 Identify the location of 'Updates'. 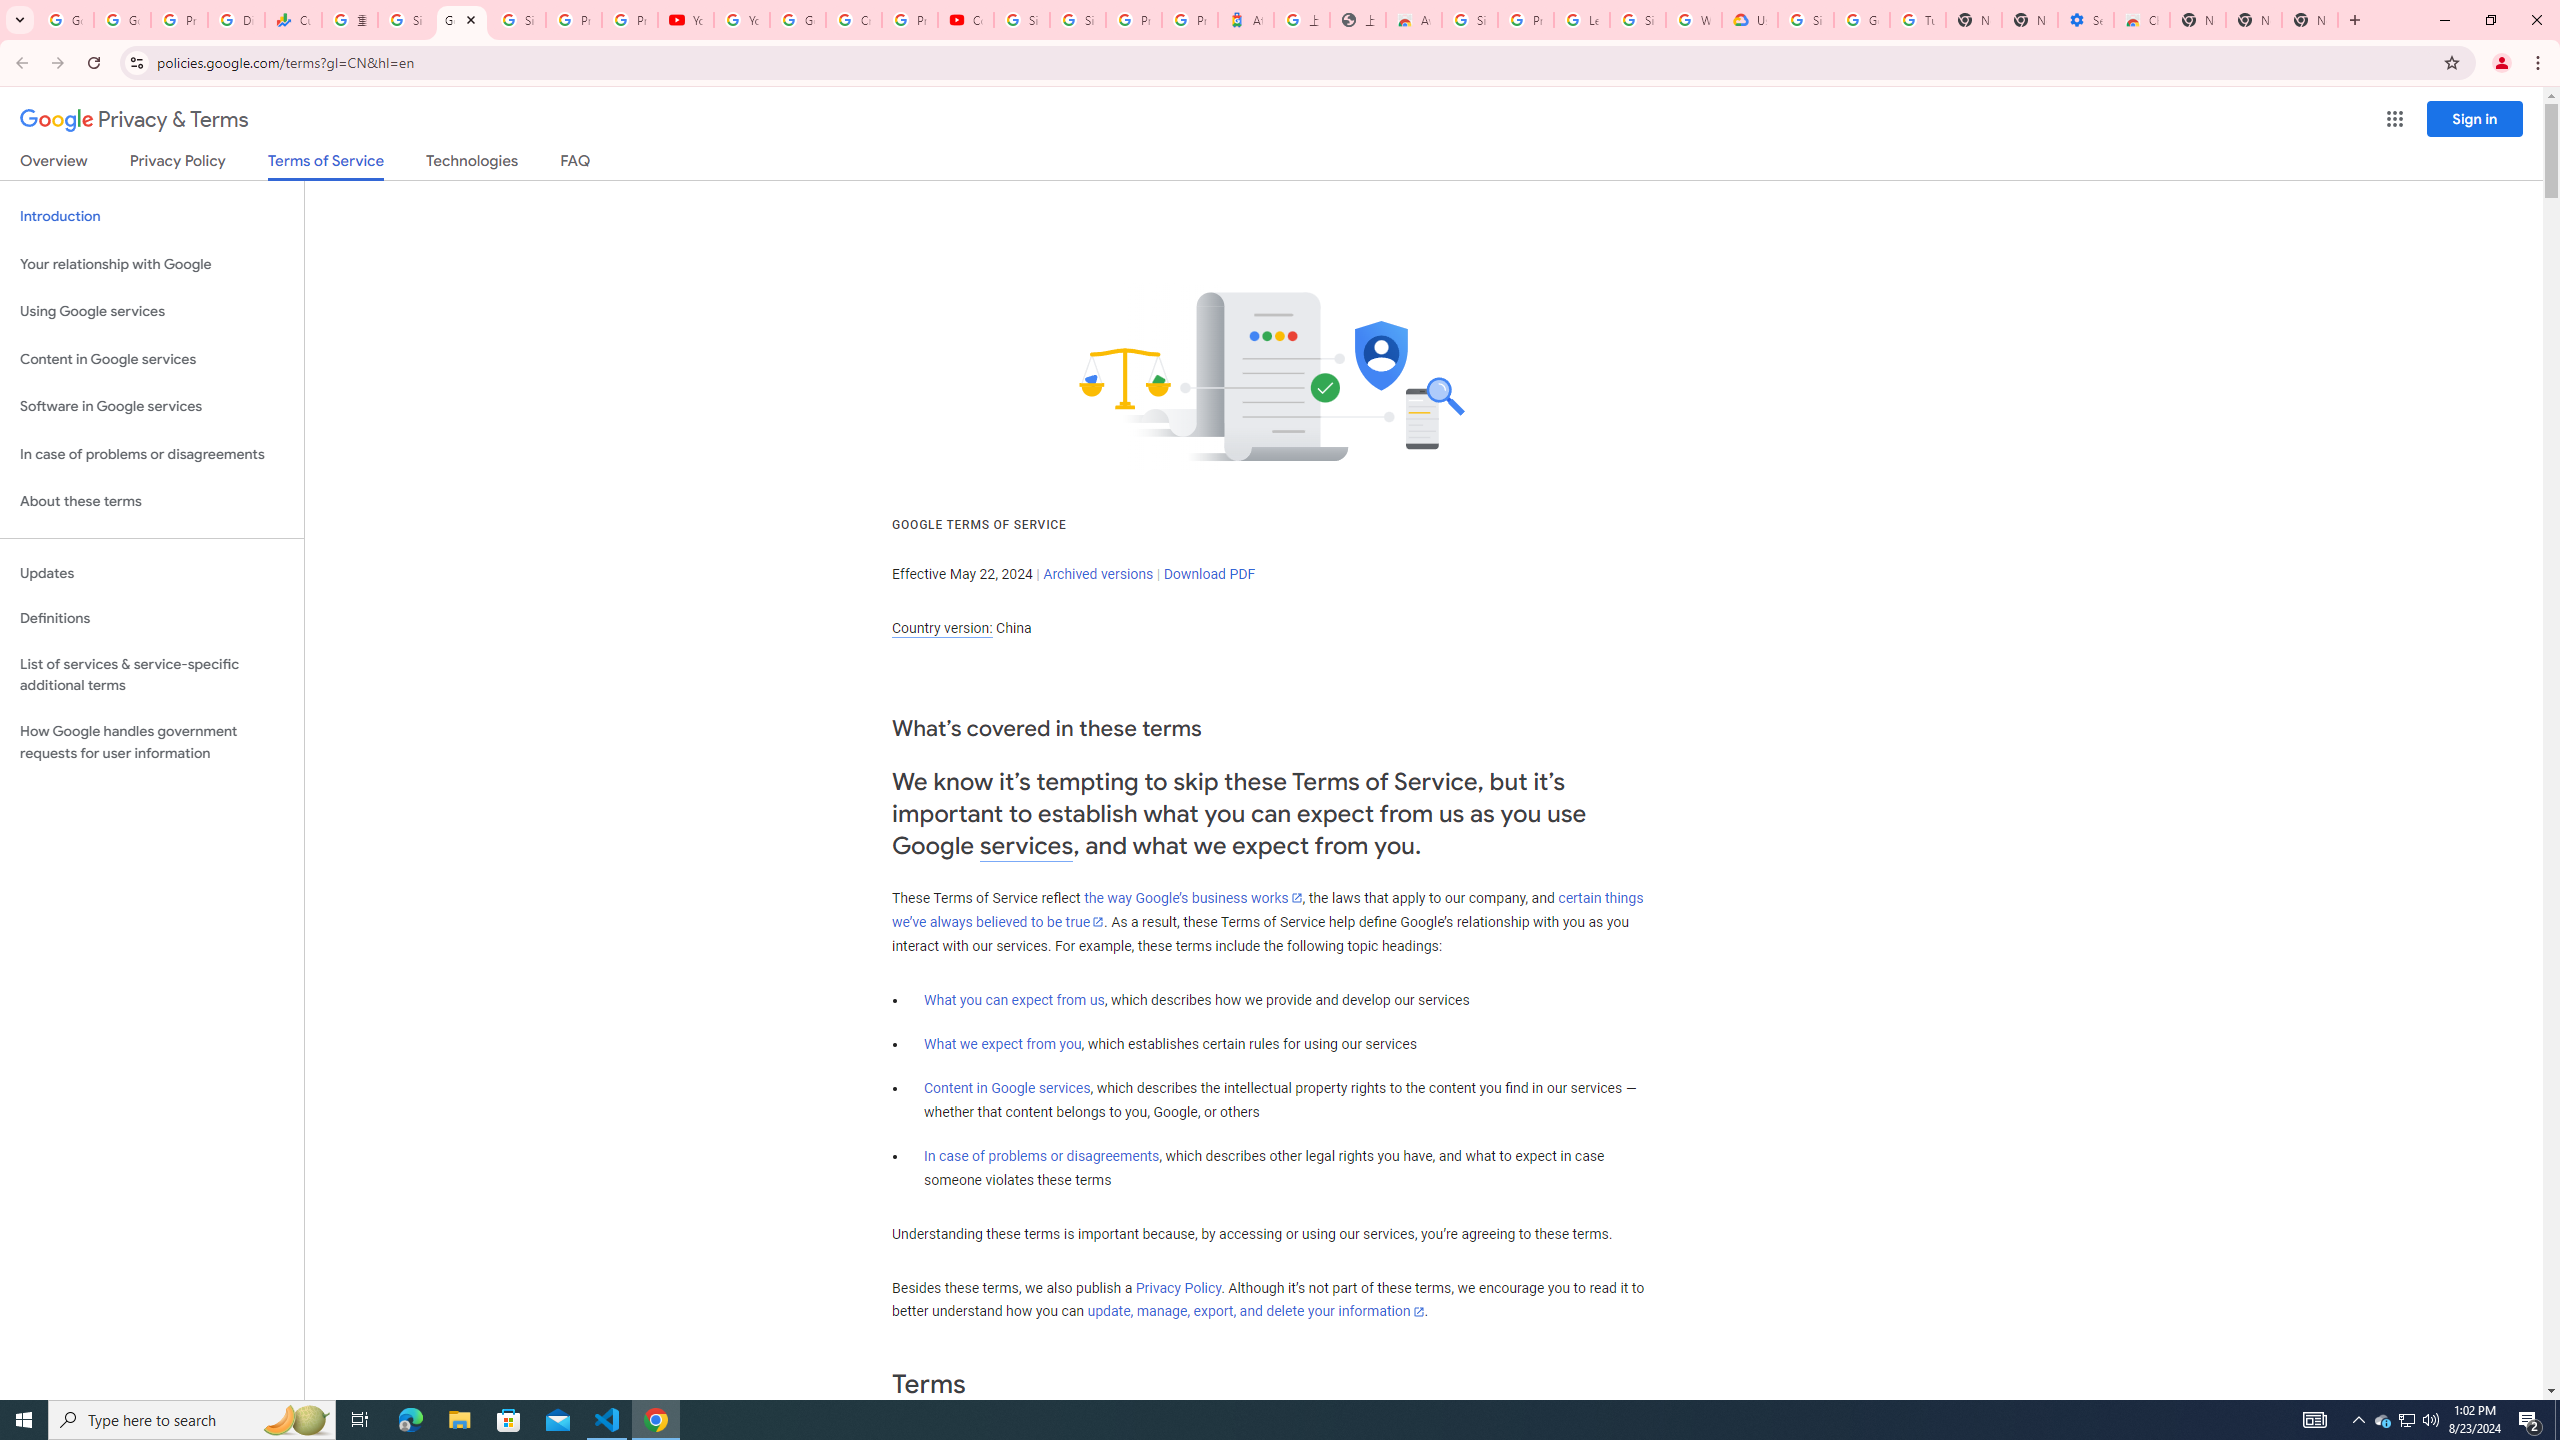
(151, 572).